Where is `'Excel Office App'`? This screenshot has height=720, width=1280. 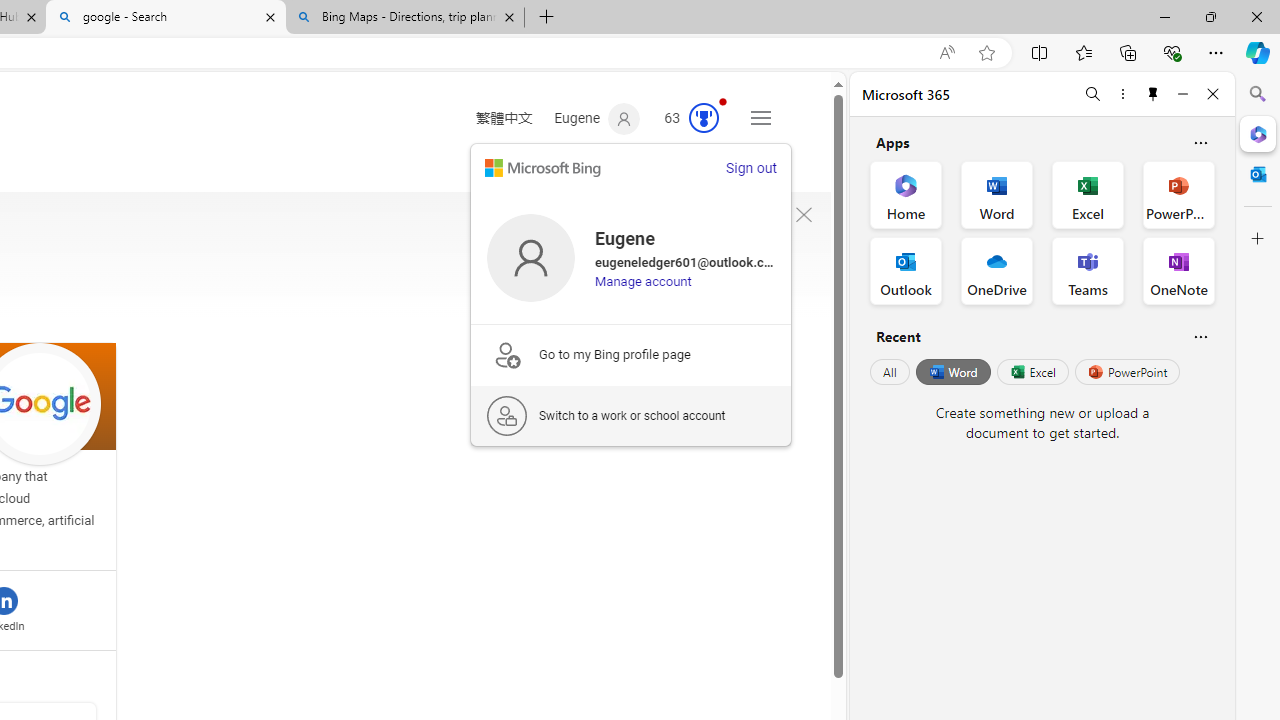
'Excel Office App' is located at coordinates (1087, 195).